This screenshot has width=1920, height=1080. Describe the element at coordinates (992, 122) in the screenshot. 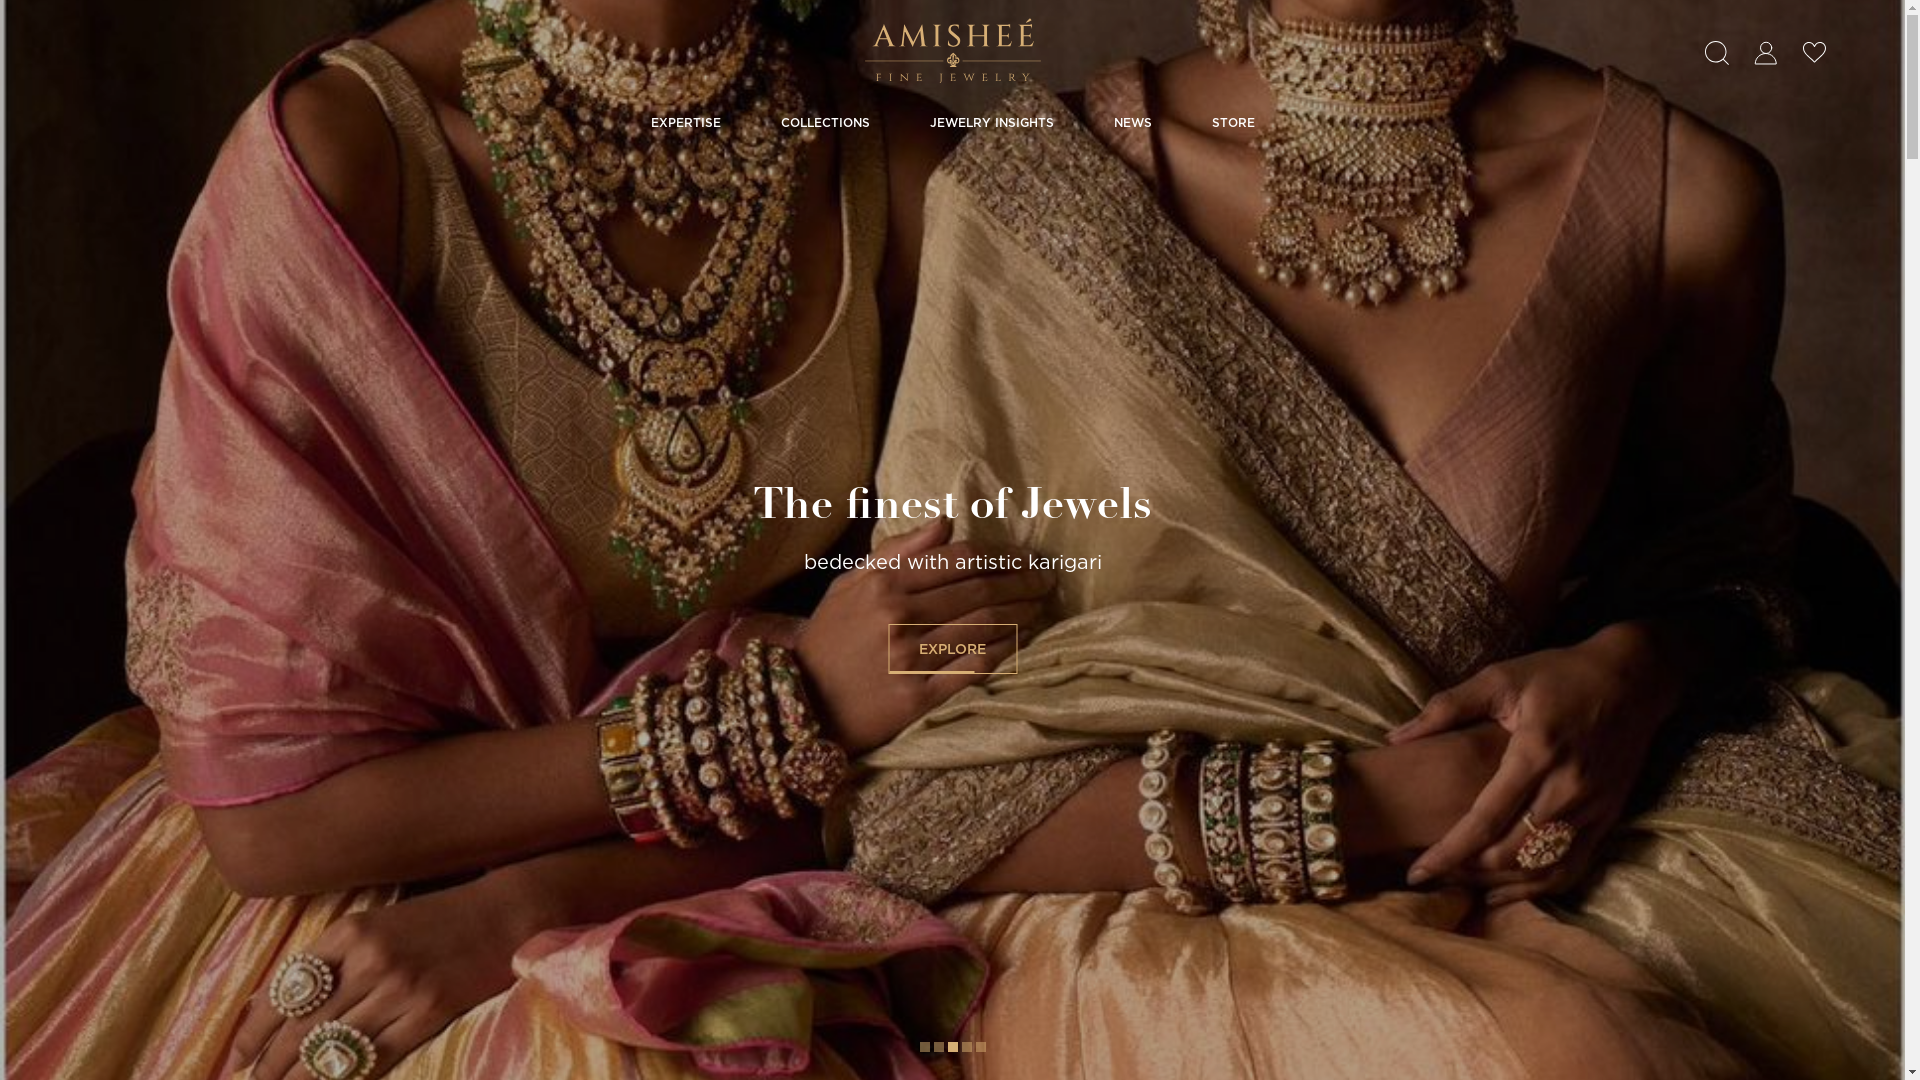

I see `'JEWELRY INSIGHTS'` at that location.